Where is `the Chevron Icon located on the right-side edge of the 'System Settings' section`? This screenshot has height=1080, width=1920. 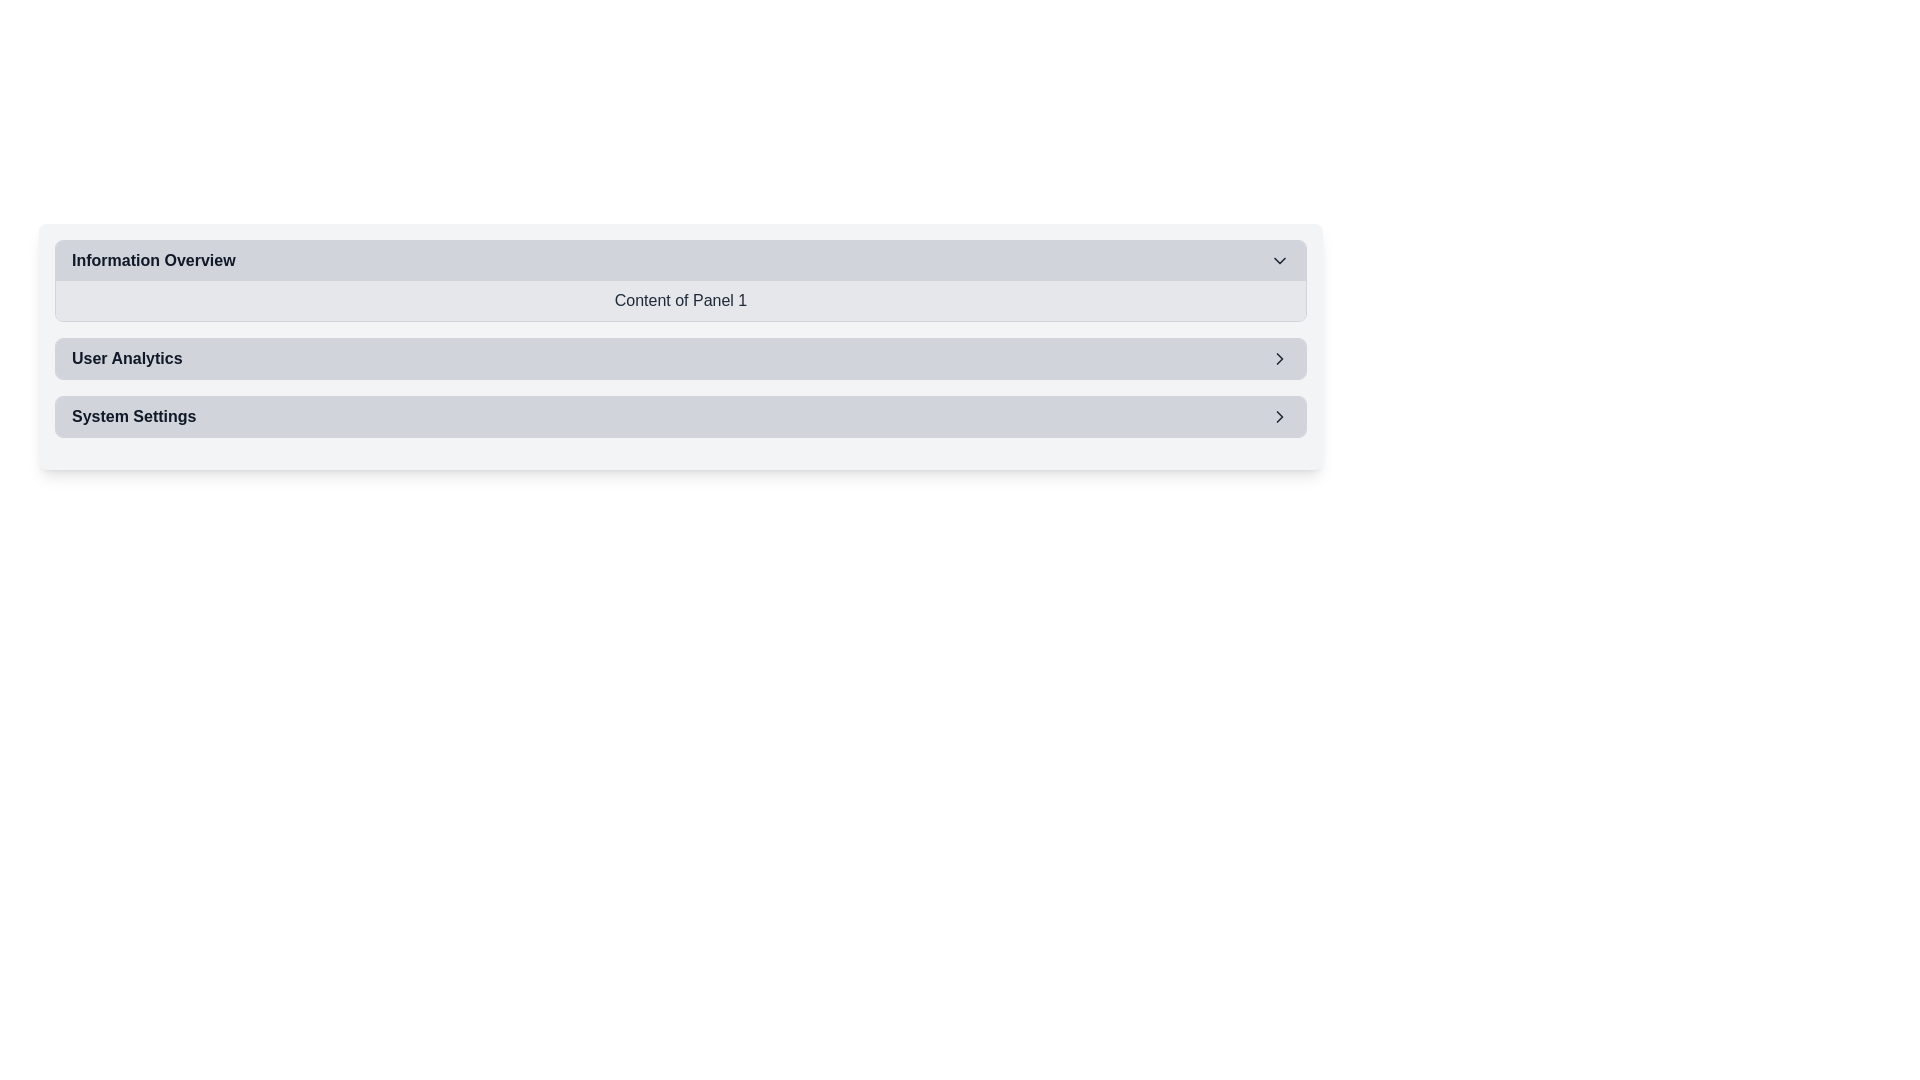
the Chevron Icon located on the right-side edge of the 'System Settings' section is located at coordinates (1280, 415).